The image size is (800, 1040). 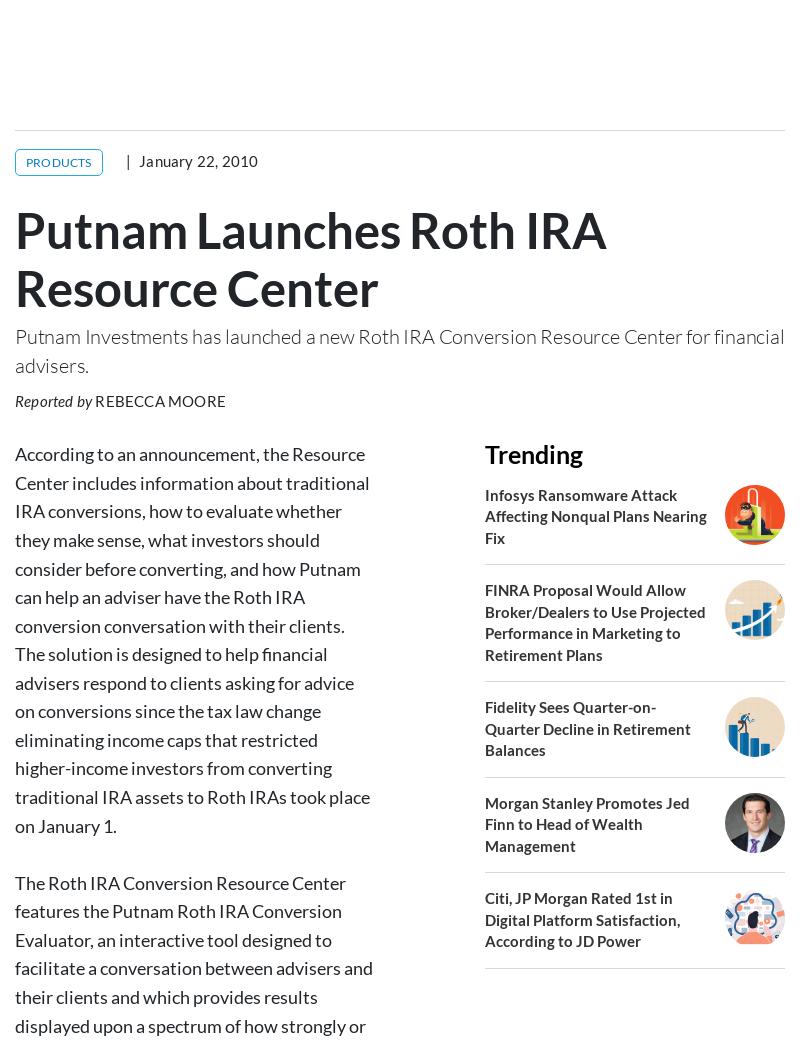 What do you see at coordinates (14, 540) in the screenshot?
I see `'Cogent attributes the decline to both the gaining of the generational cohorts and the fact that significantly fewer Boomers are employed full-time outside the home. The economy could also play a role, as it has forced job changes among younger investors.'` at bounding box center [14, 540].